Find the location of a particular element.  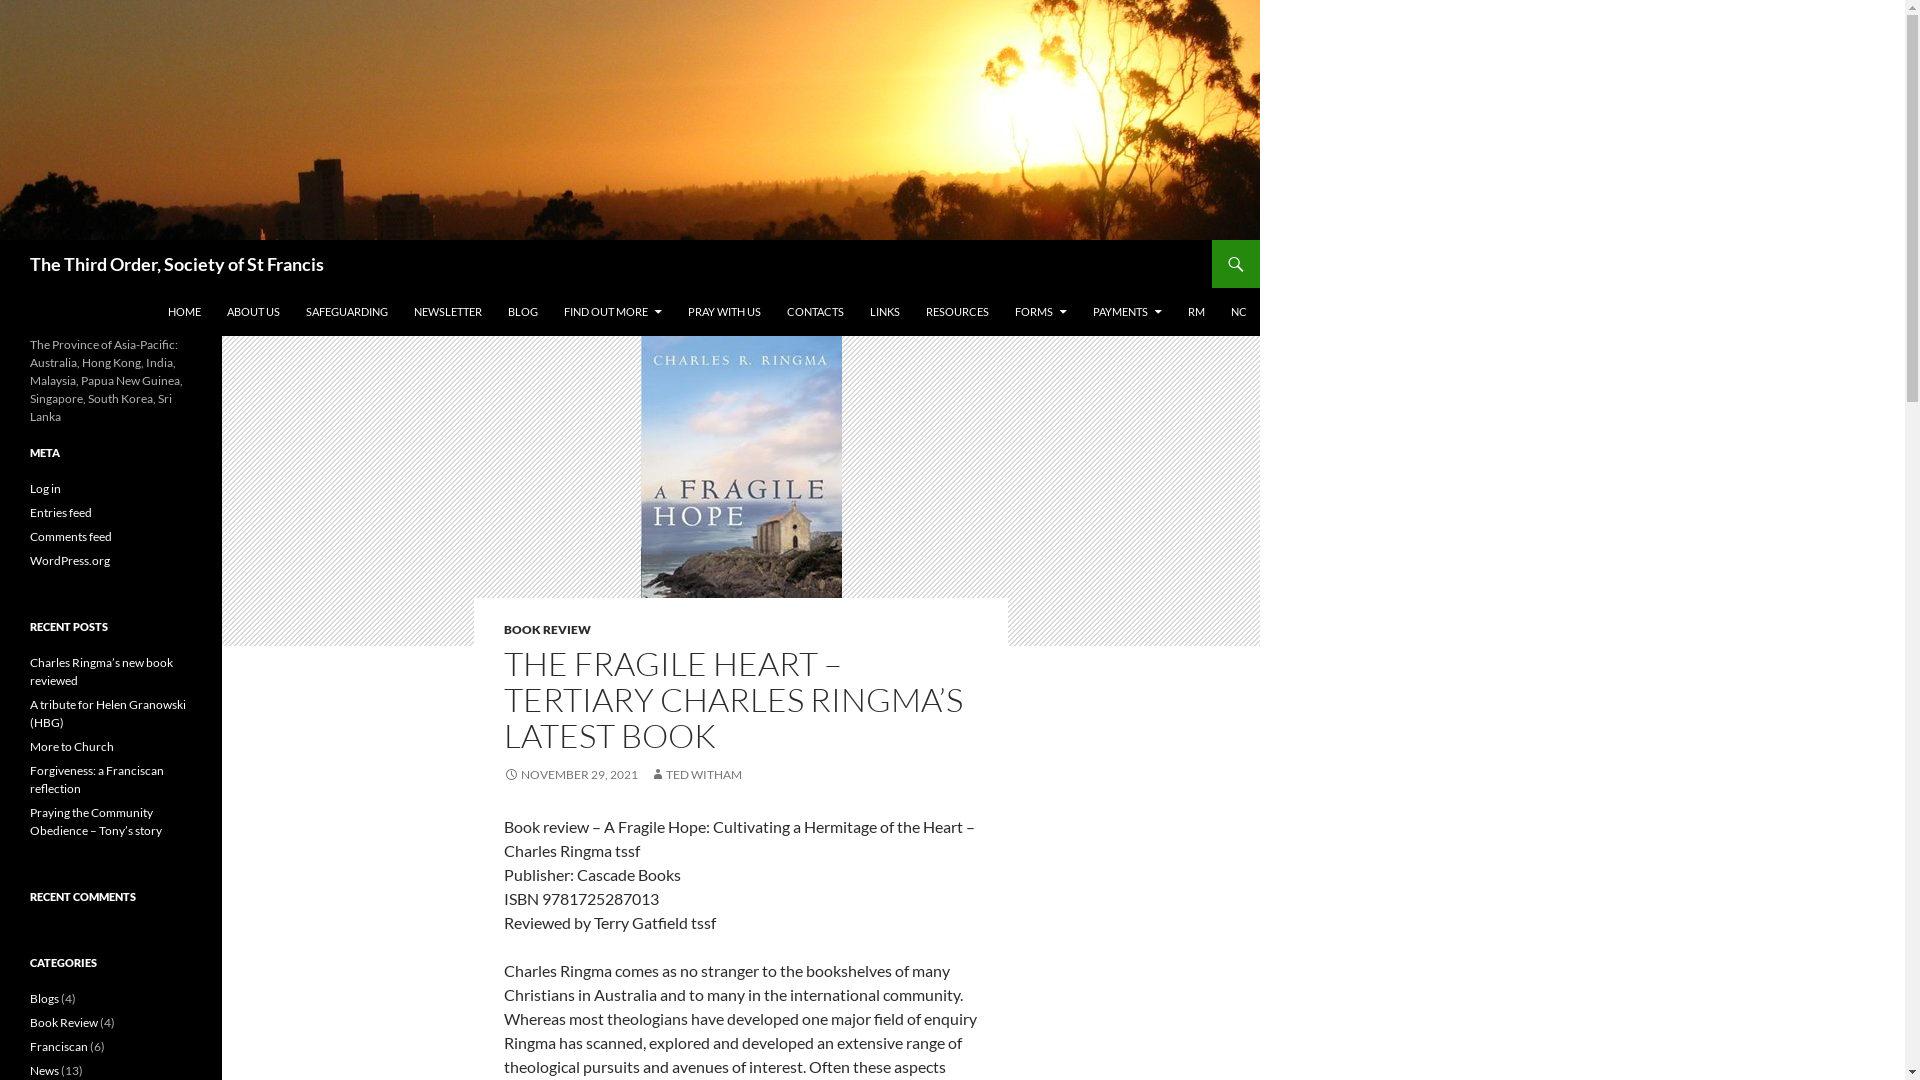

'Entries feed' is located at coordinates (61, 511).